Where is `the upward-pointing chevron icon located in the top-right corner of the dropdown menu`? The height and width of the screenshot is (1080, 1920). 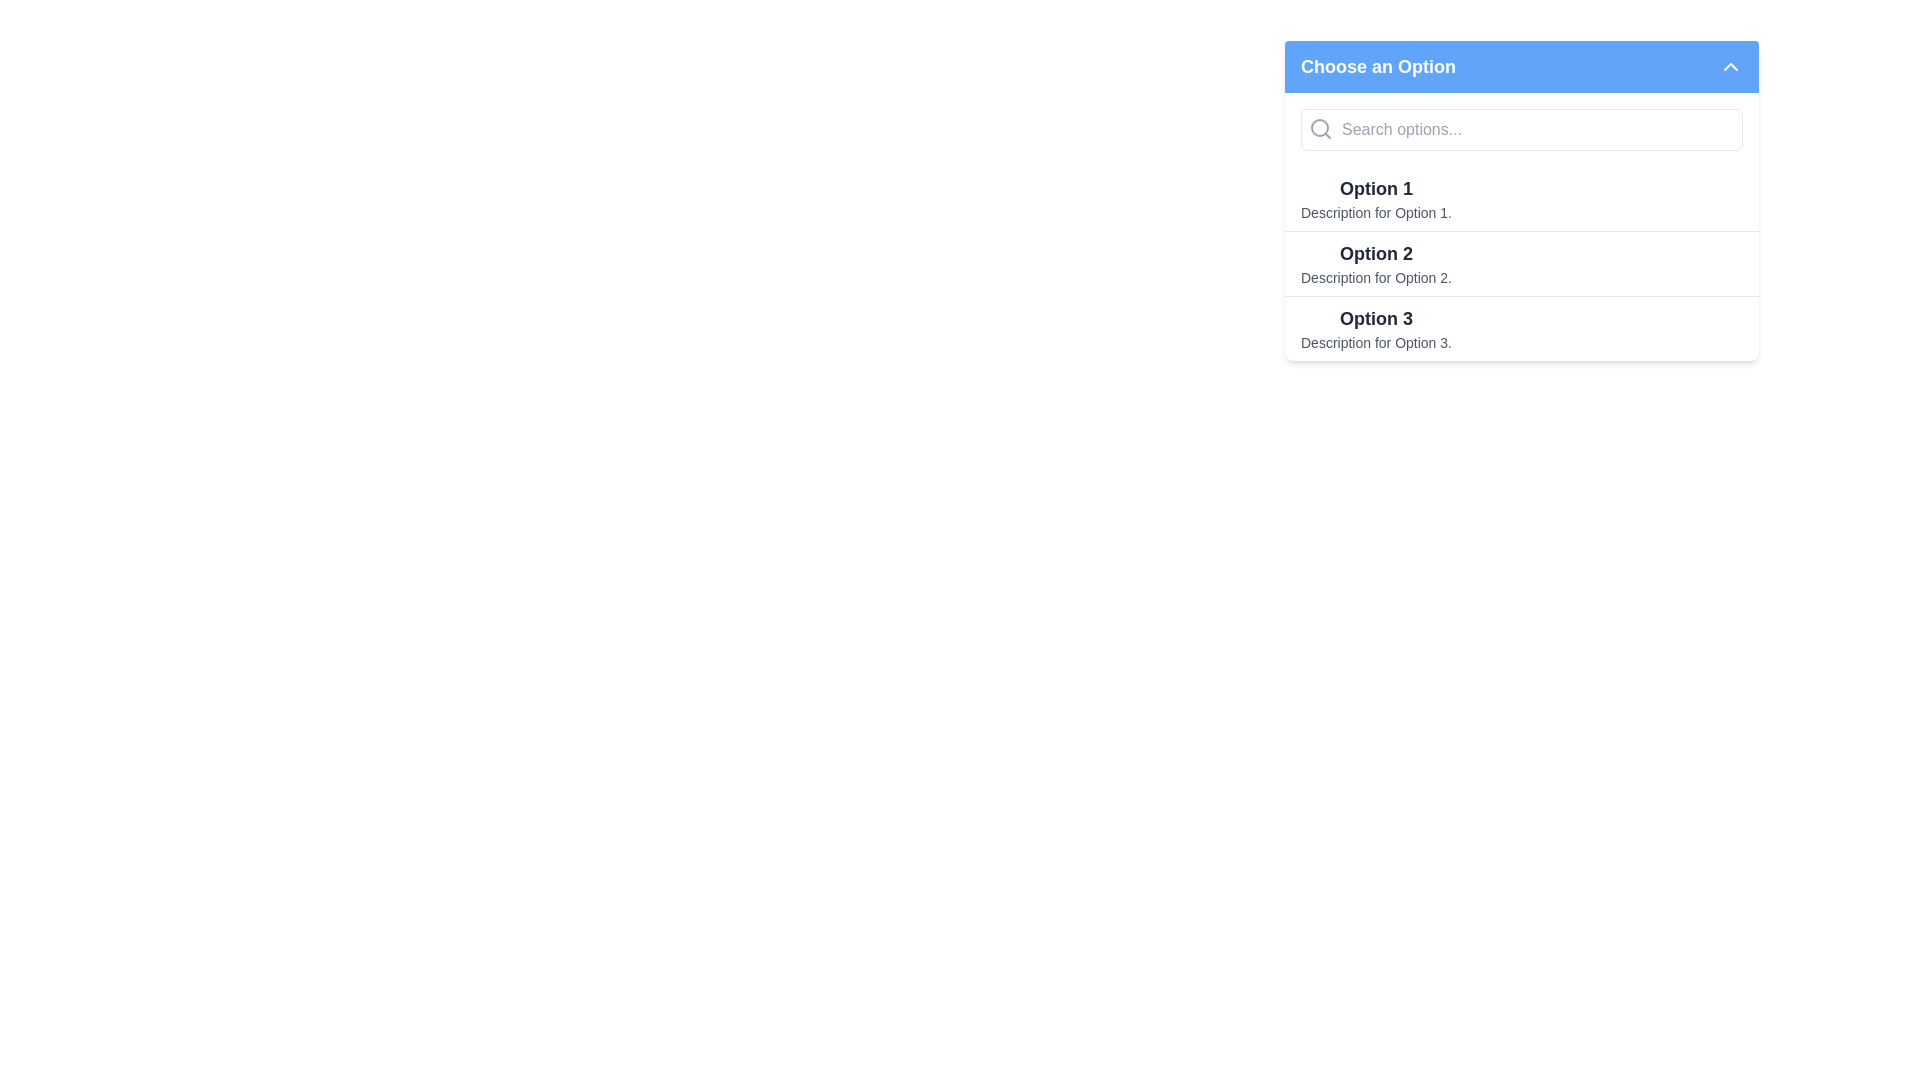 the upward-pointing chevron icon located in the top-right corner of the dropdown menu is located at coordinates (1730, 65).